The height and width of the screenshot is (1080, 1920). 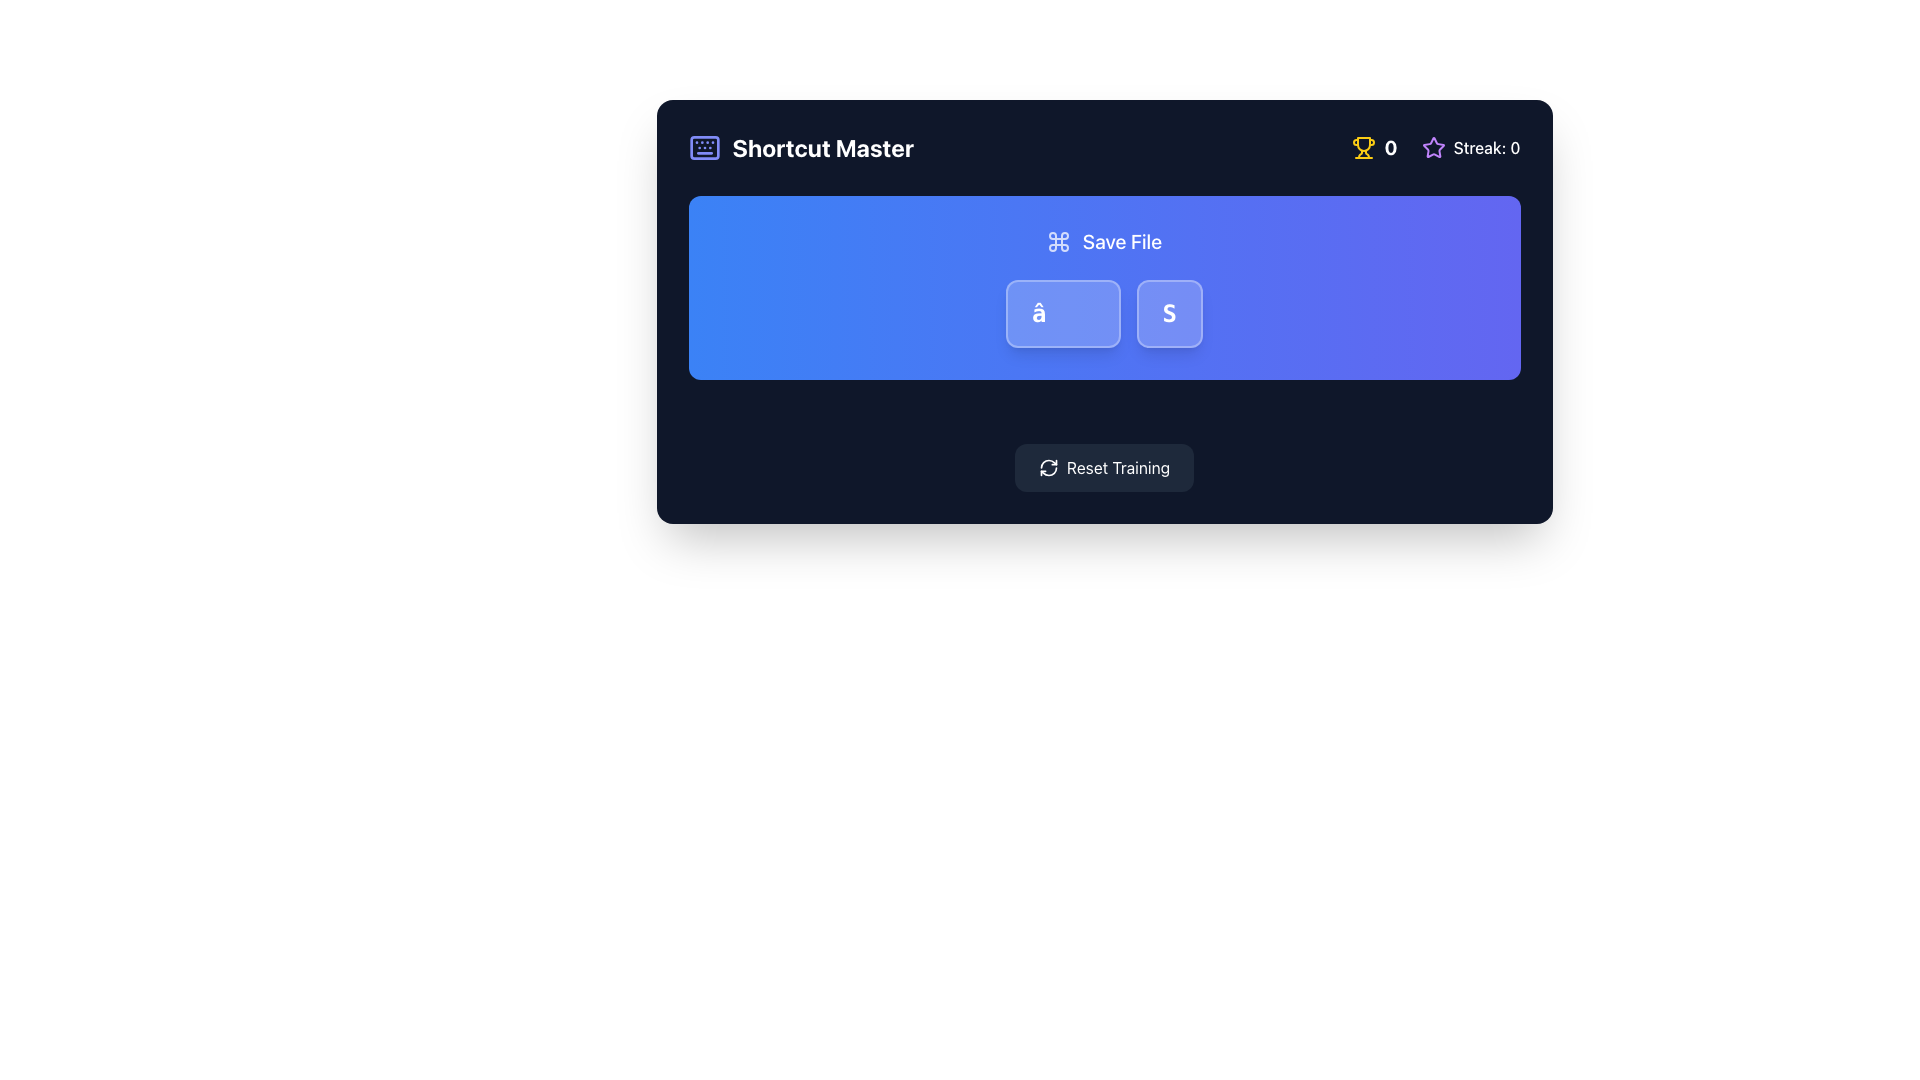 I want to click on the circular command key icon that is white with slight transparency, located above the 'Save File' label, so click(x=1057, y=241).